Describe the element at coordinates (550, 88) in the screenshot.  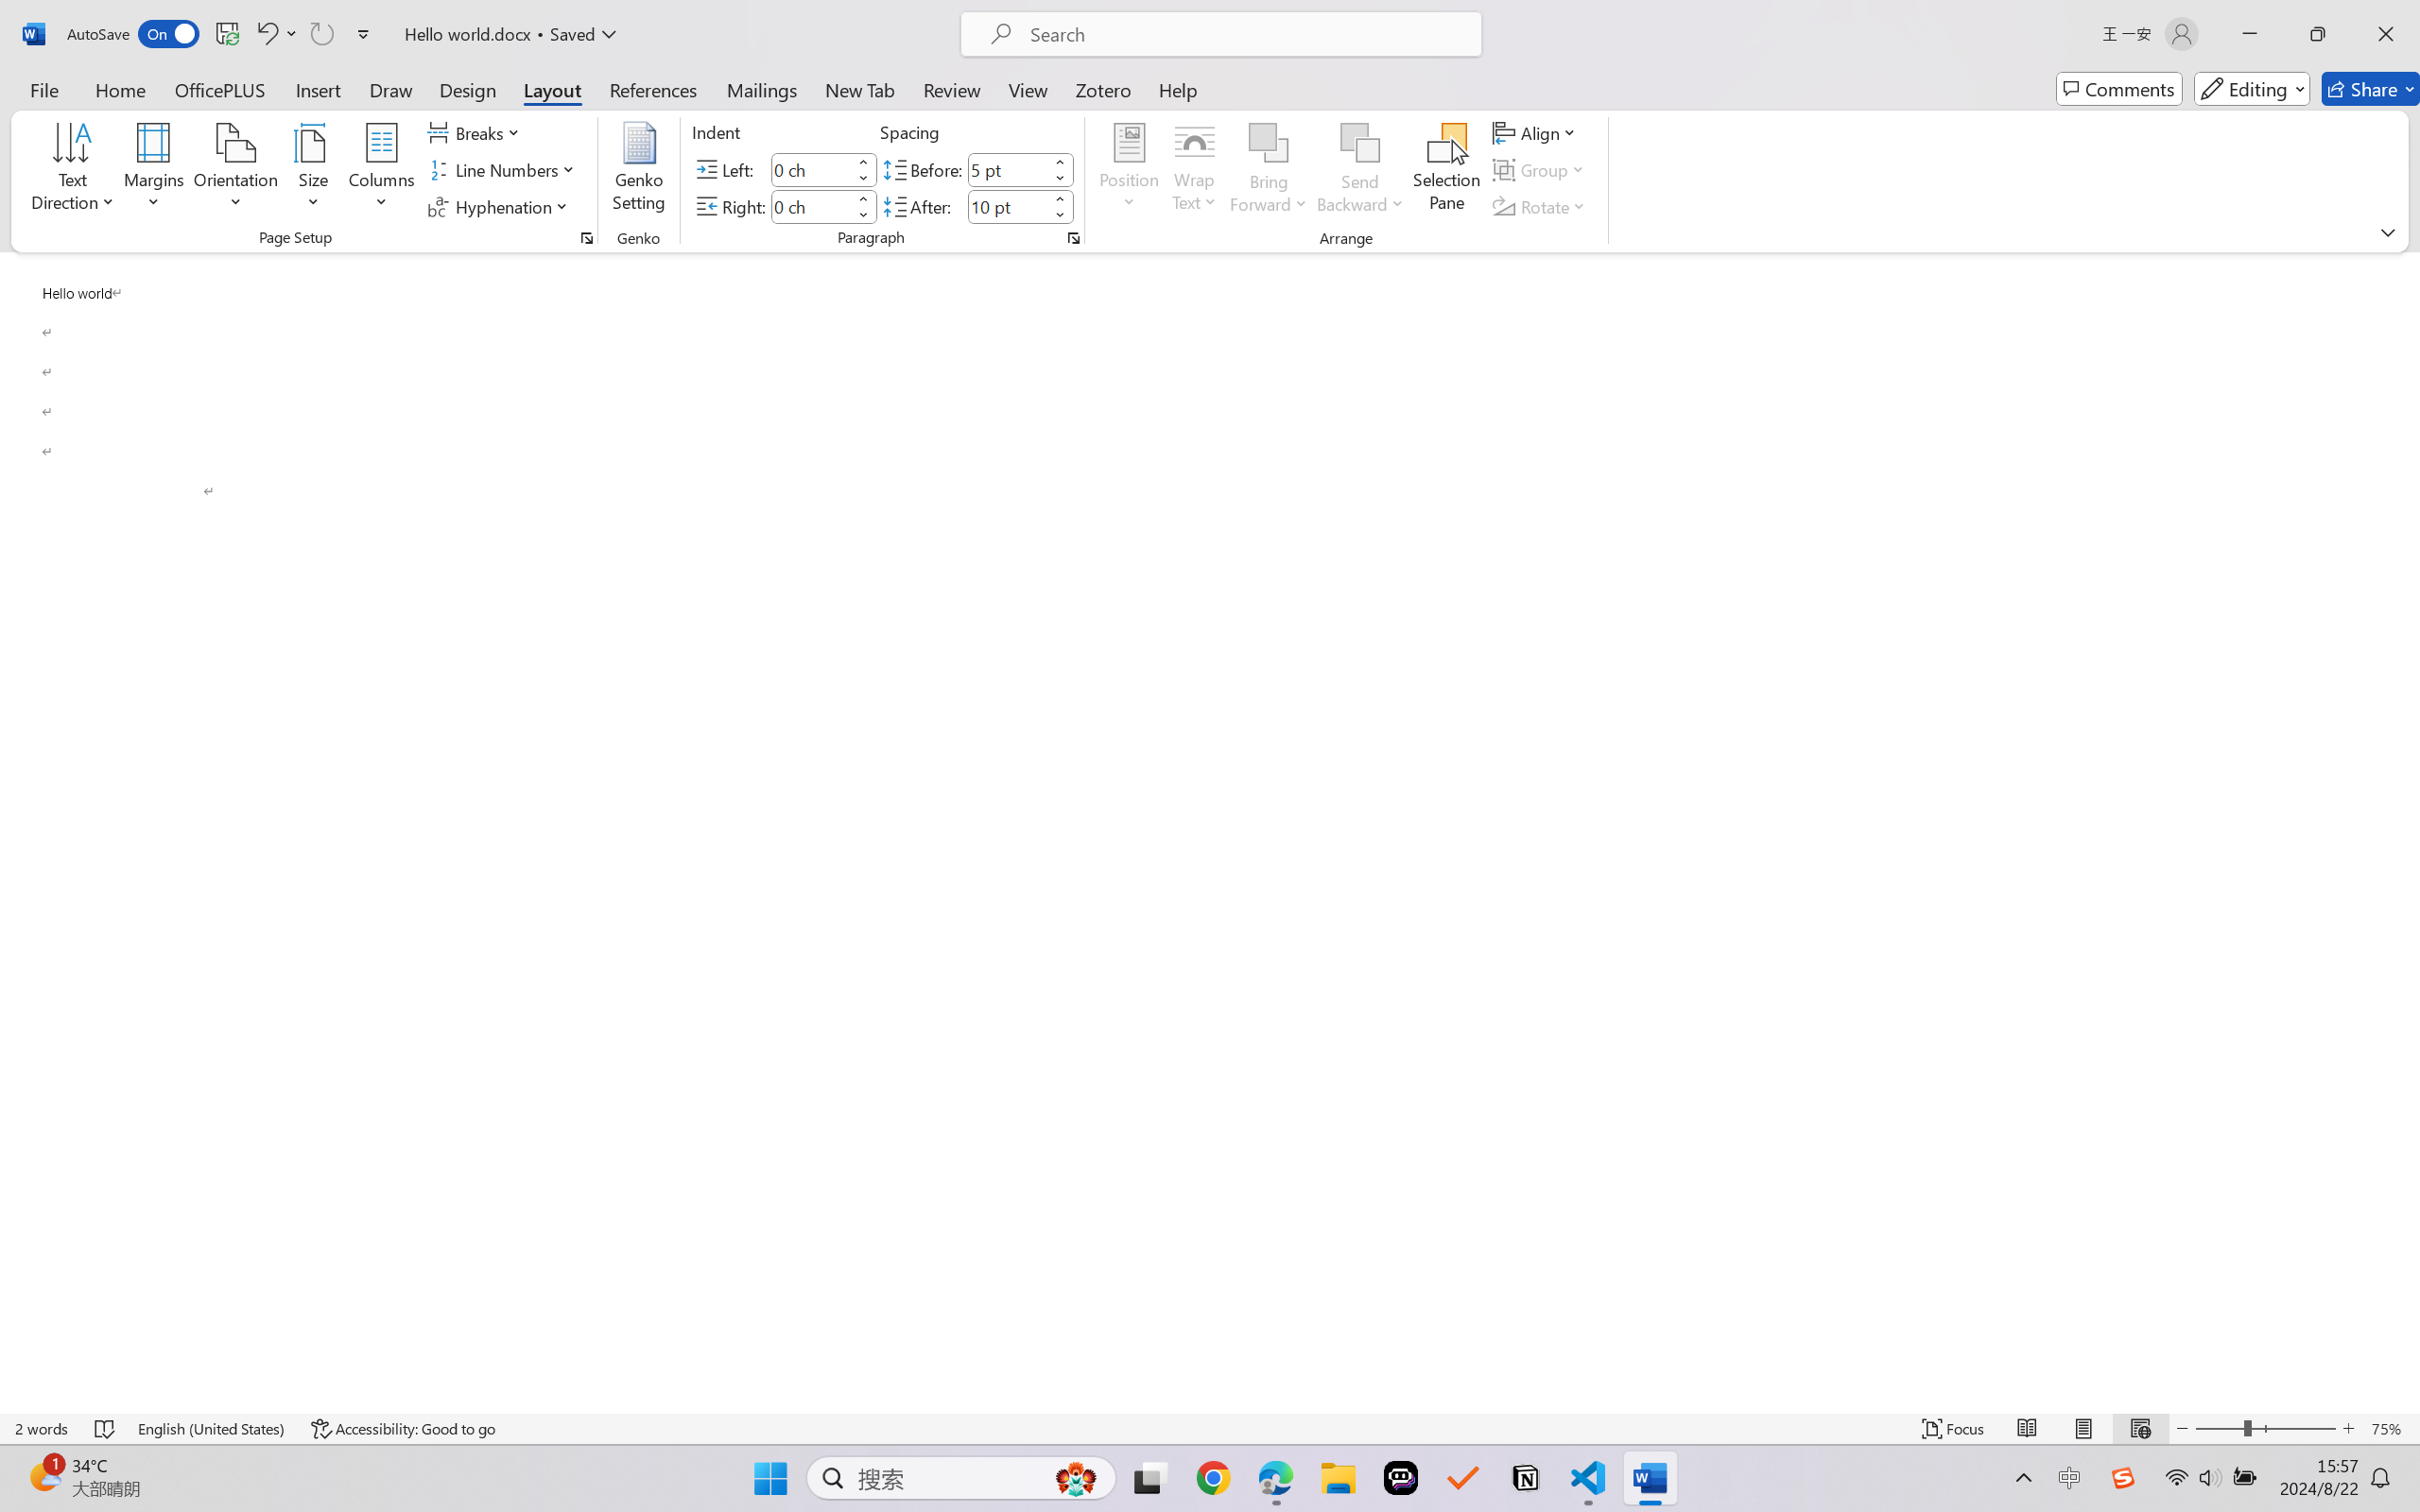
I see `'Layout'` at that location.